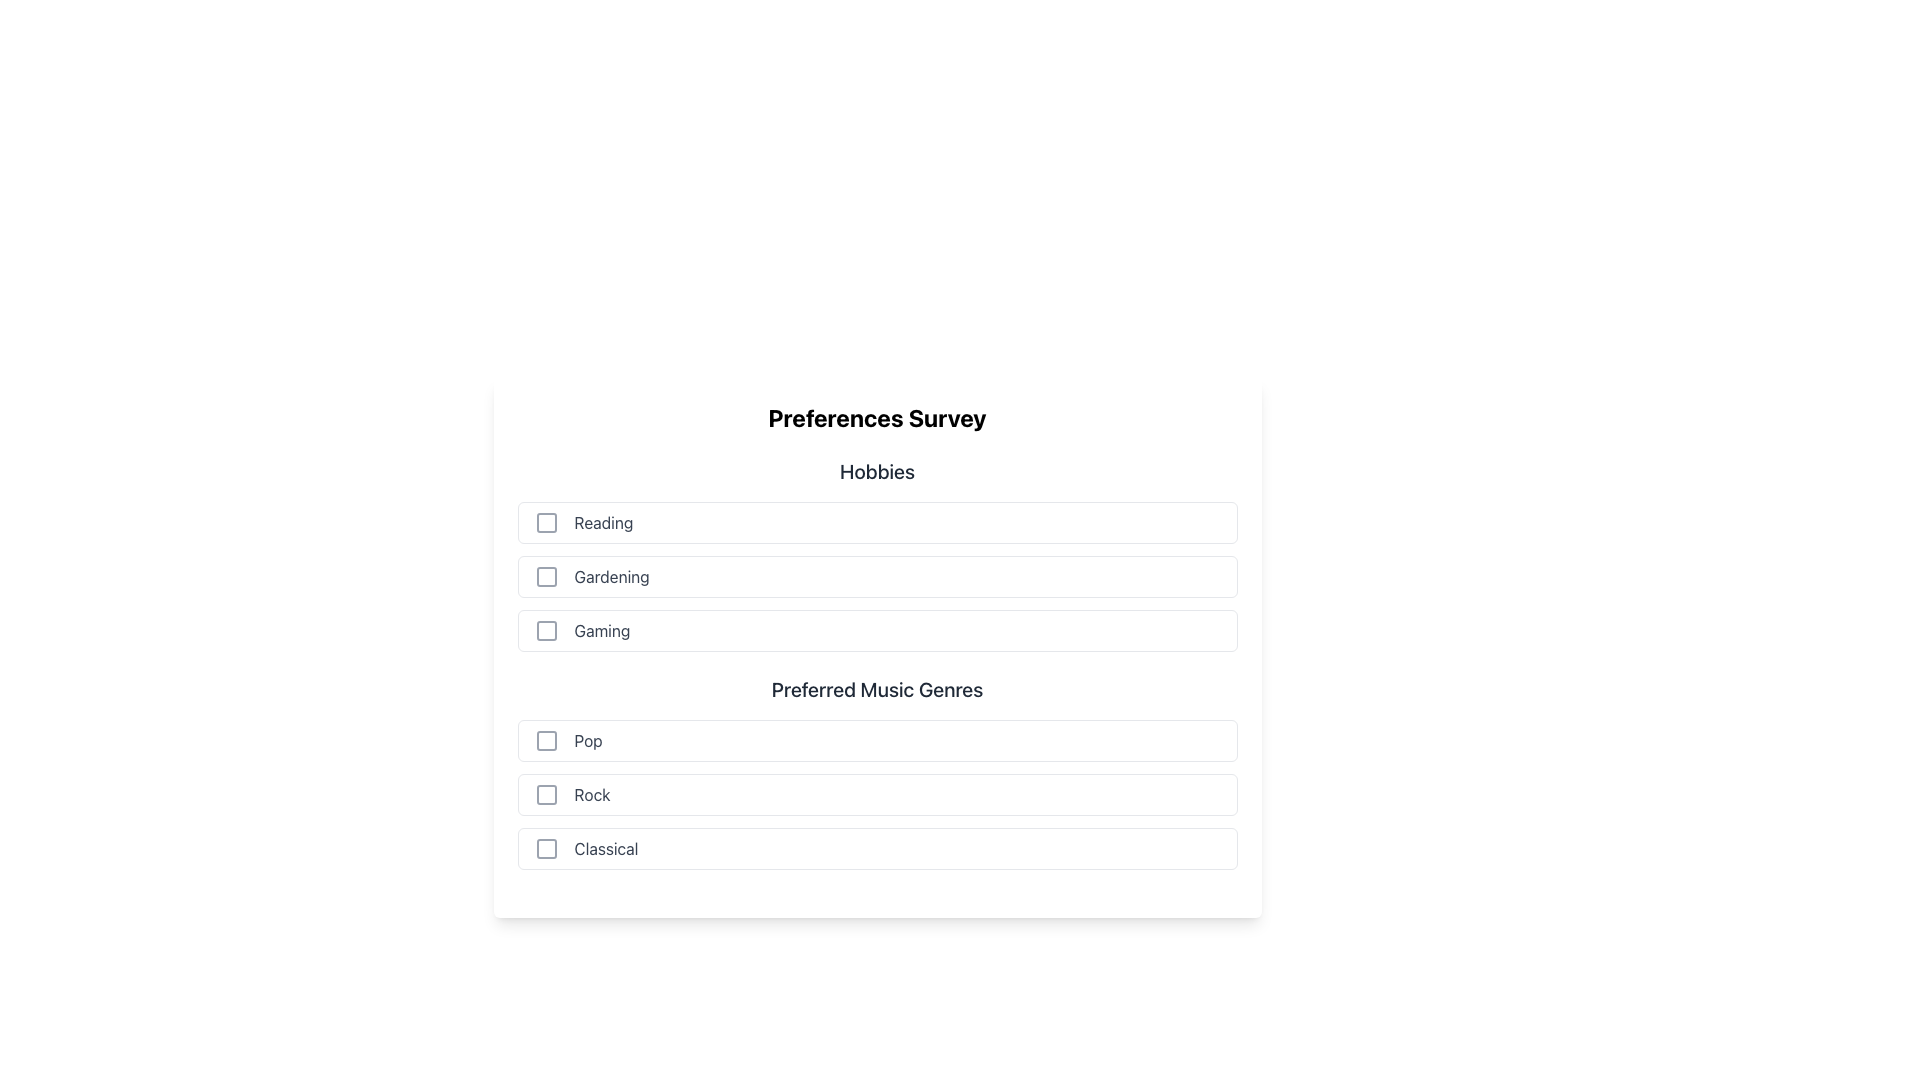  What do you see at coordinates (877, 740) in the screenshot?
I see `the first checkbox for the 'Preferred Music Genres' survey option` at bounding box center [877, 740].